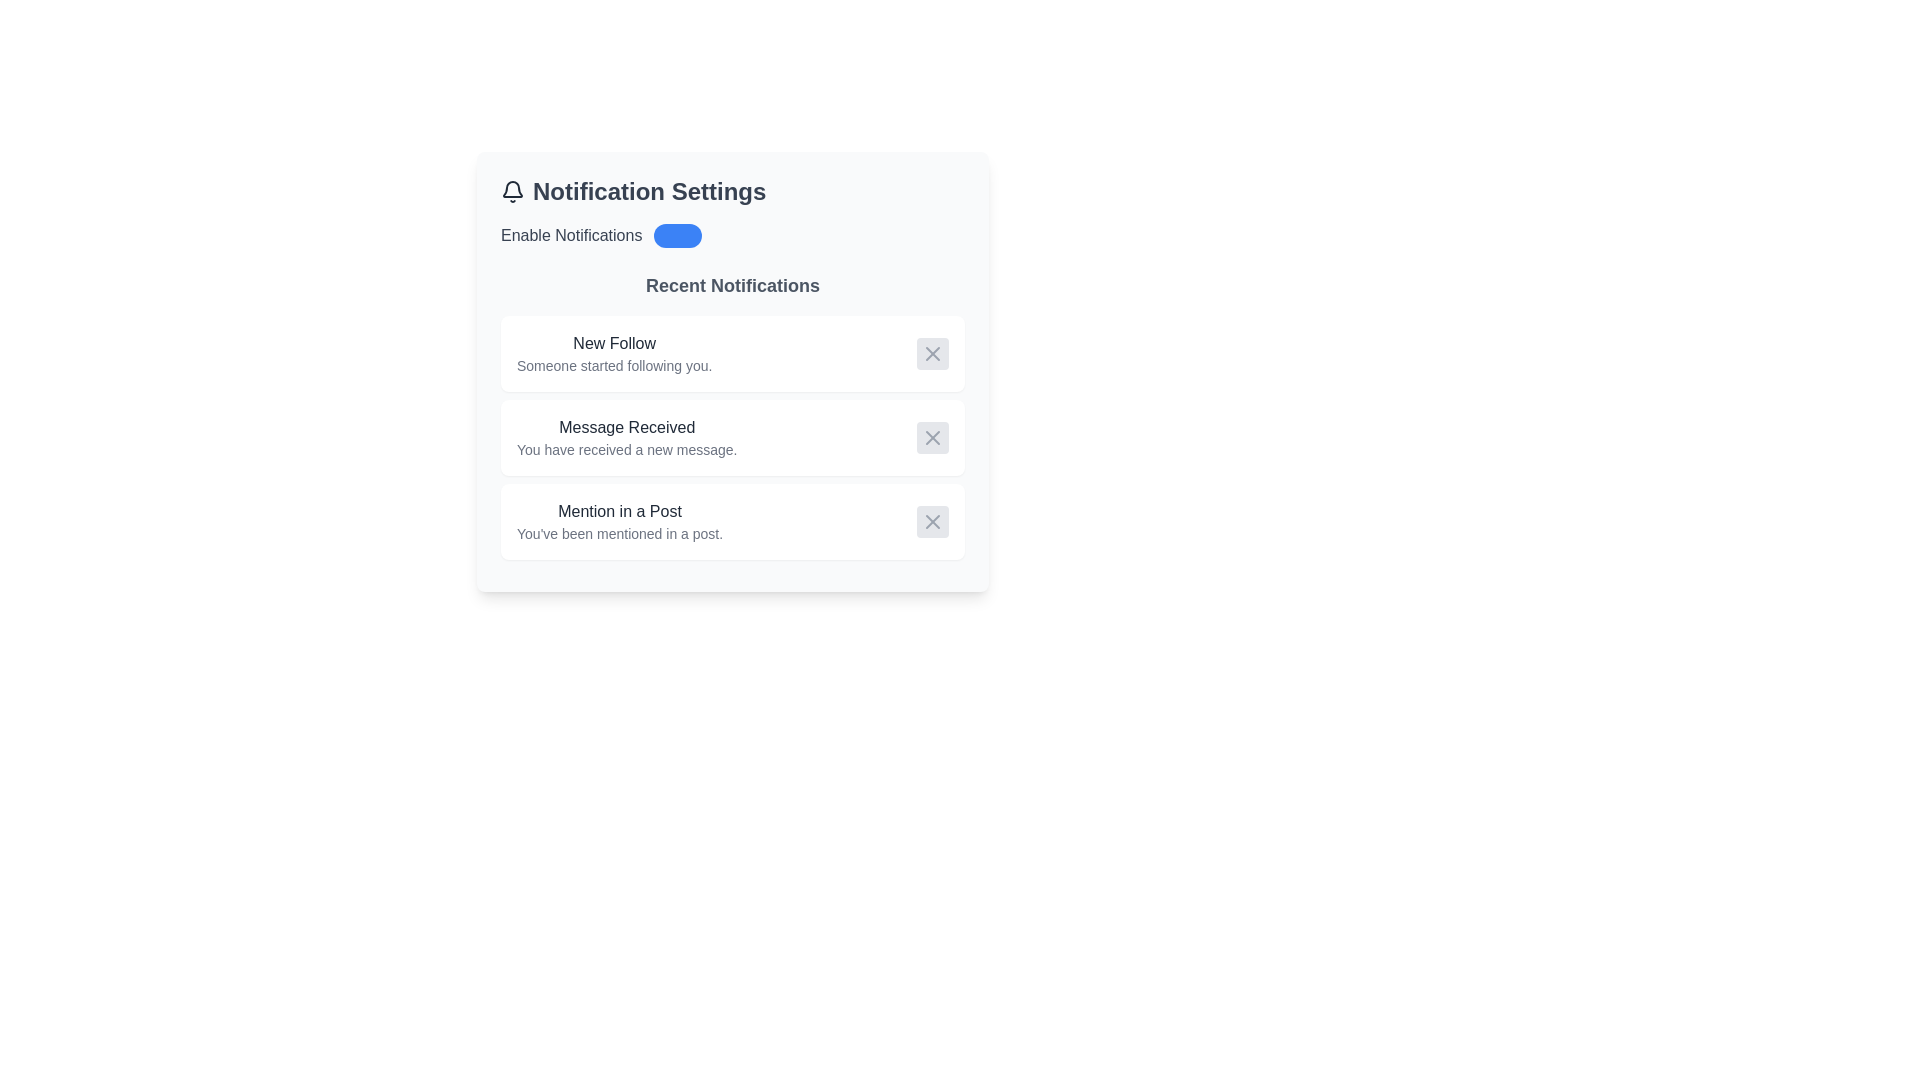 The image size is (1920, 1080). What do you see at coordinates (931, 437) in the screenshot?
I see `the close icon located to the far right of the 'Message Received' notification` at bounding box center [931, 437].